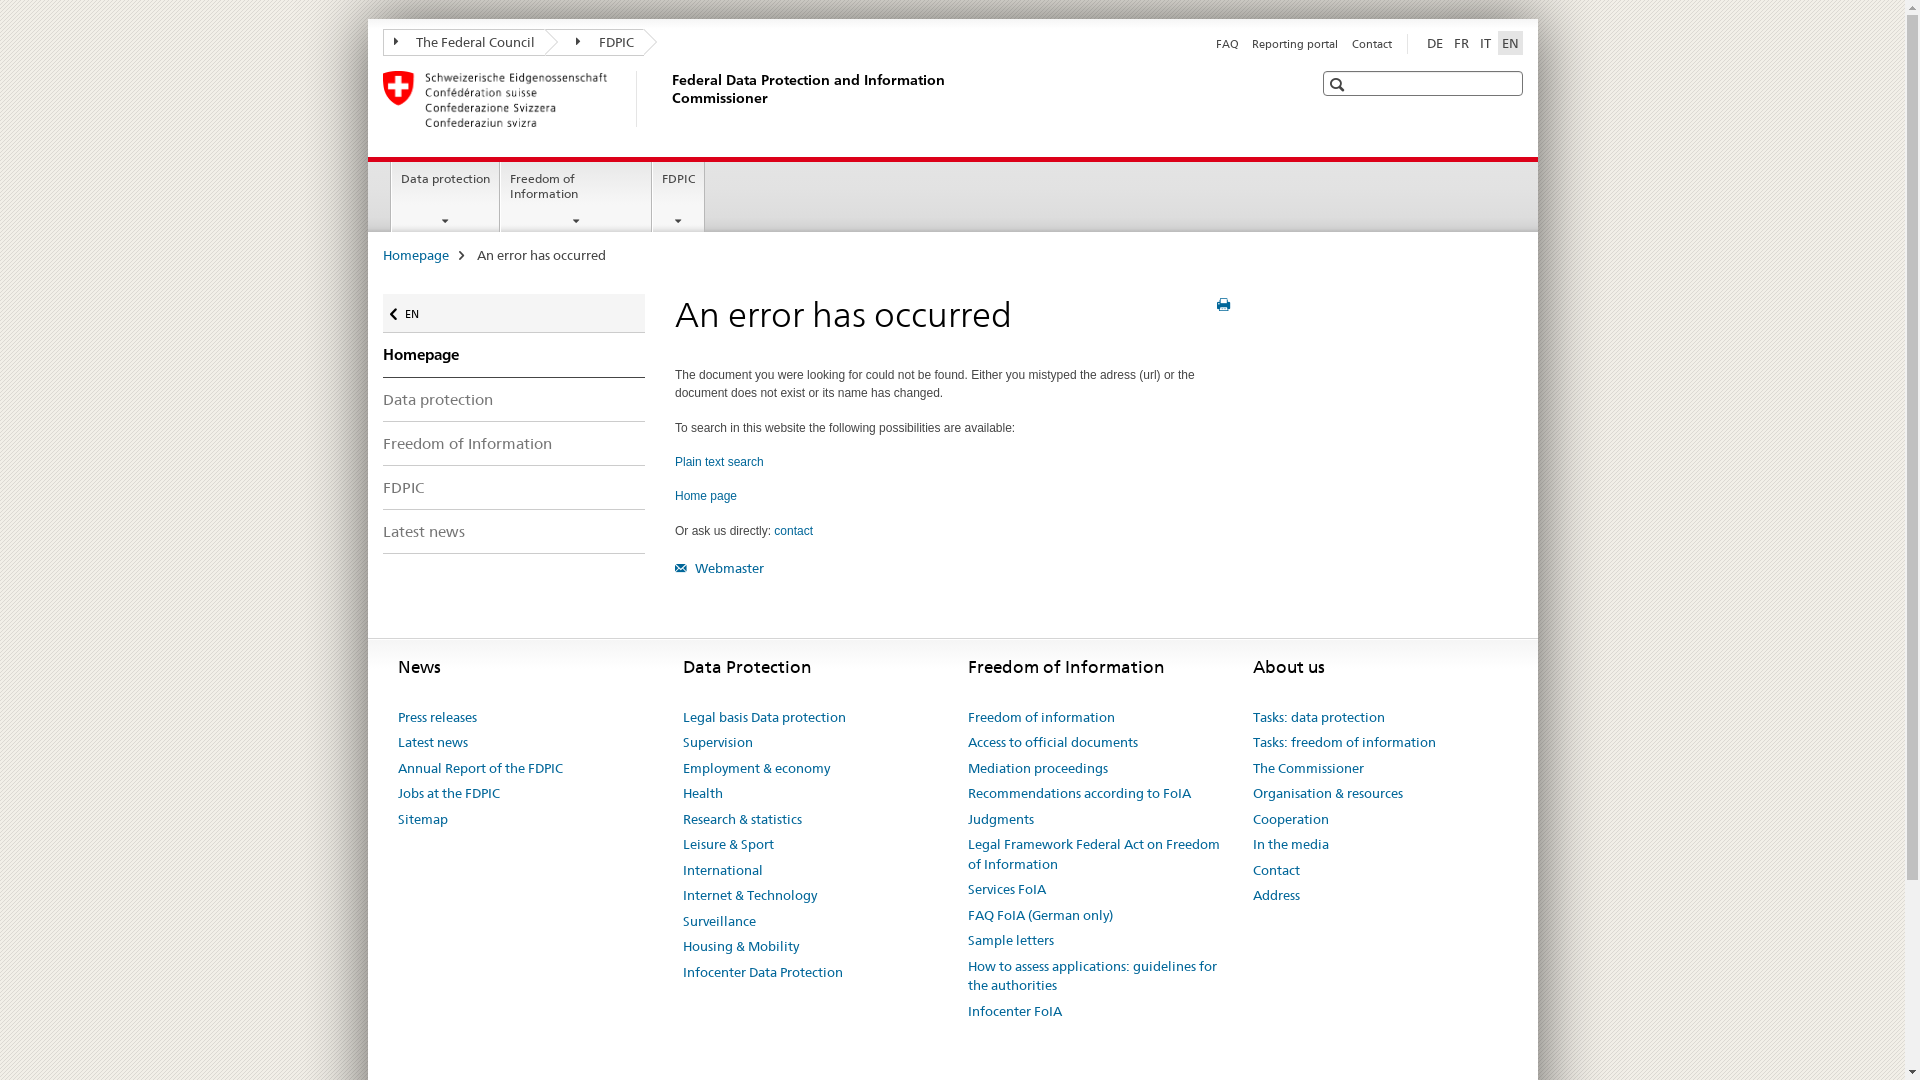  Describe the element at coordinates (1094, 854) in the screenshot. I see `'Legal Framework Federal Act on Freedom of Information'` at that location.